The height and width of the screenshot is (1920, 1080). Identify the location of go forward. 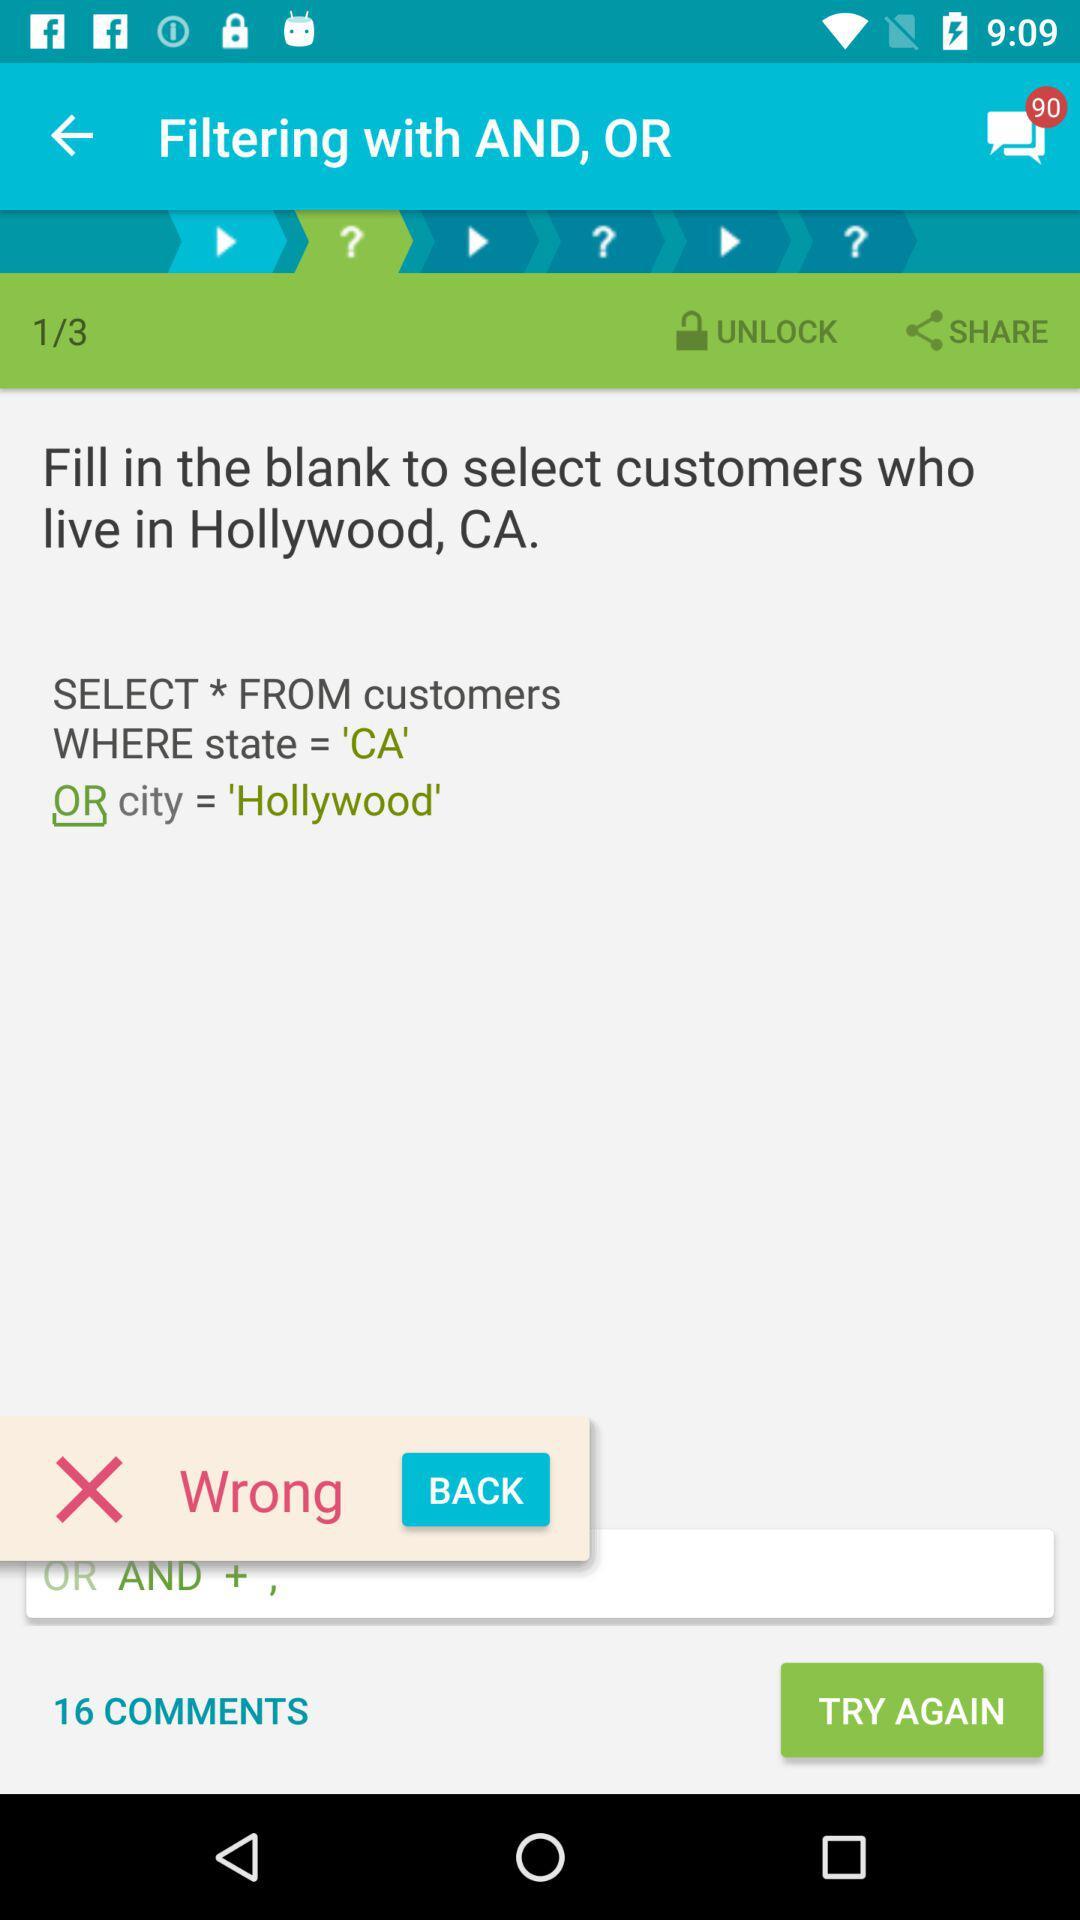
(224, 240).